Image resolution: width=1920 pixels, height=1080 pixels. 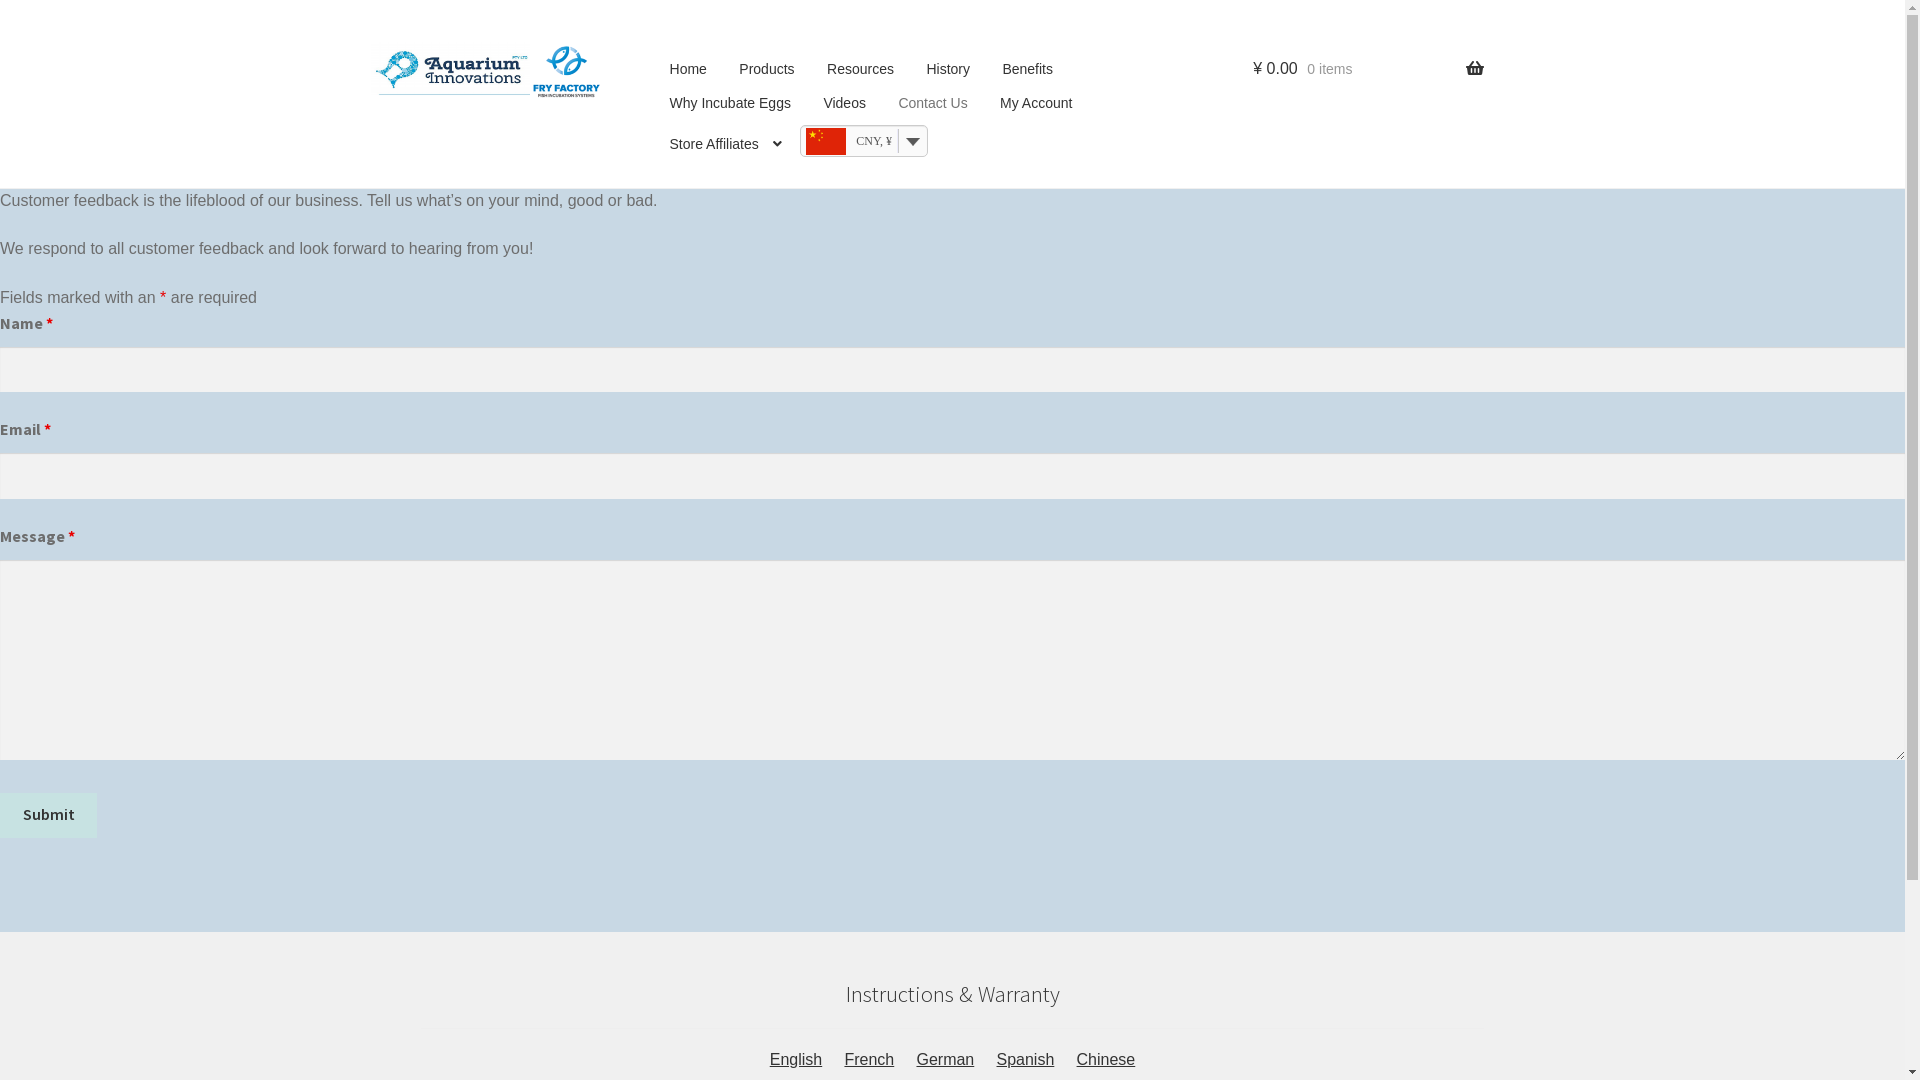 I want to click on 'English', so click(x=795, y=1058).